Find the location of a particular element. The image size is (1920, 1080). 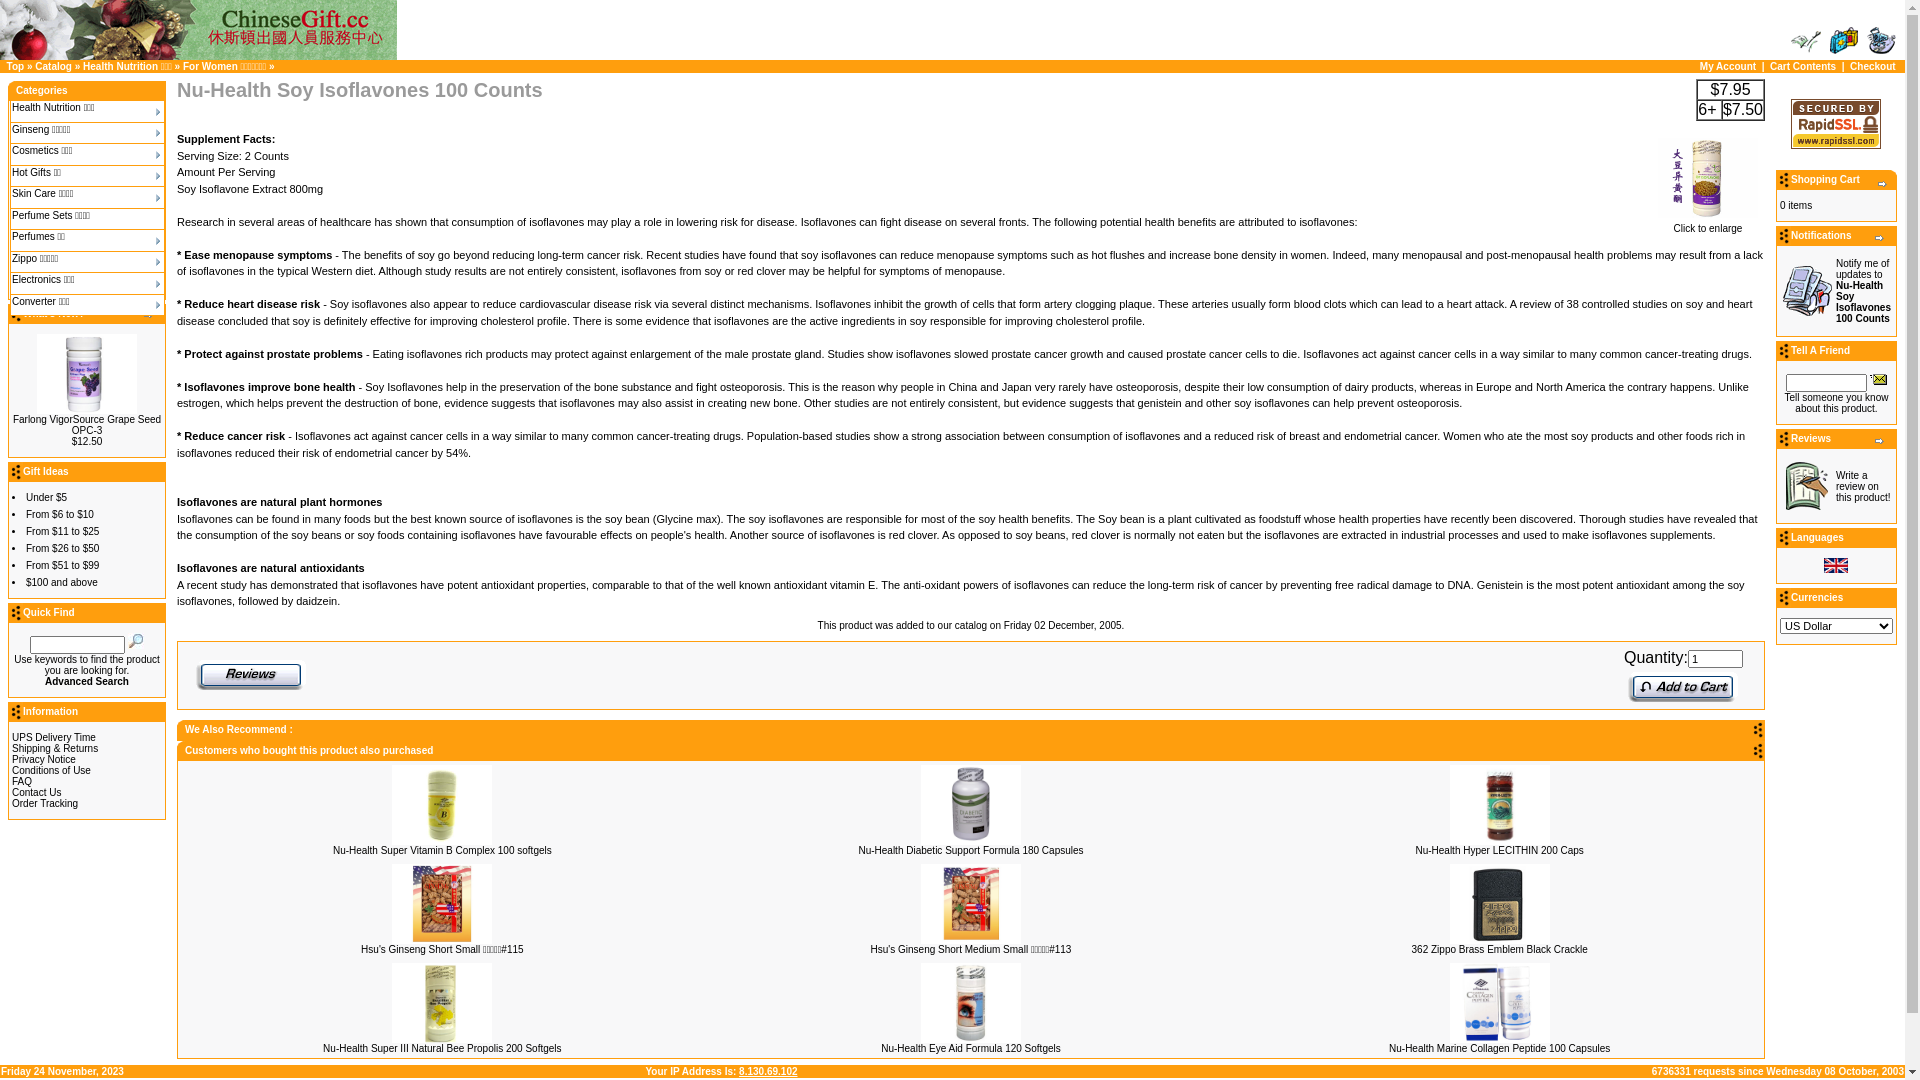

'My Account' is located at coordinates (1727, 65).